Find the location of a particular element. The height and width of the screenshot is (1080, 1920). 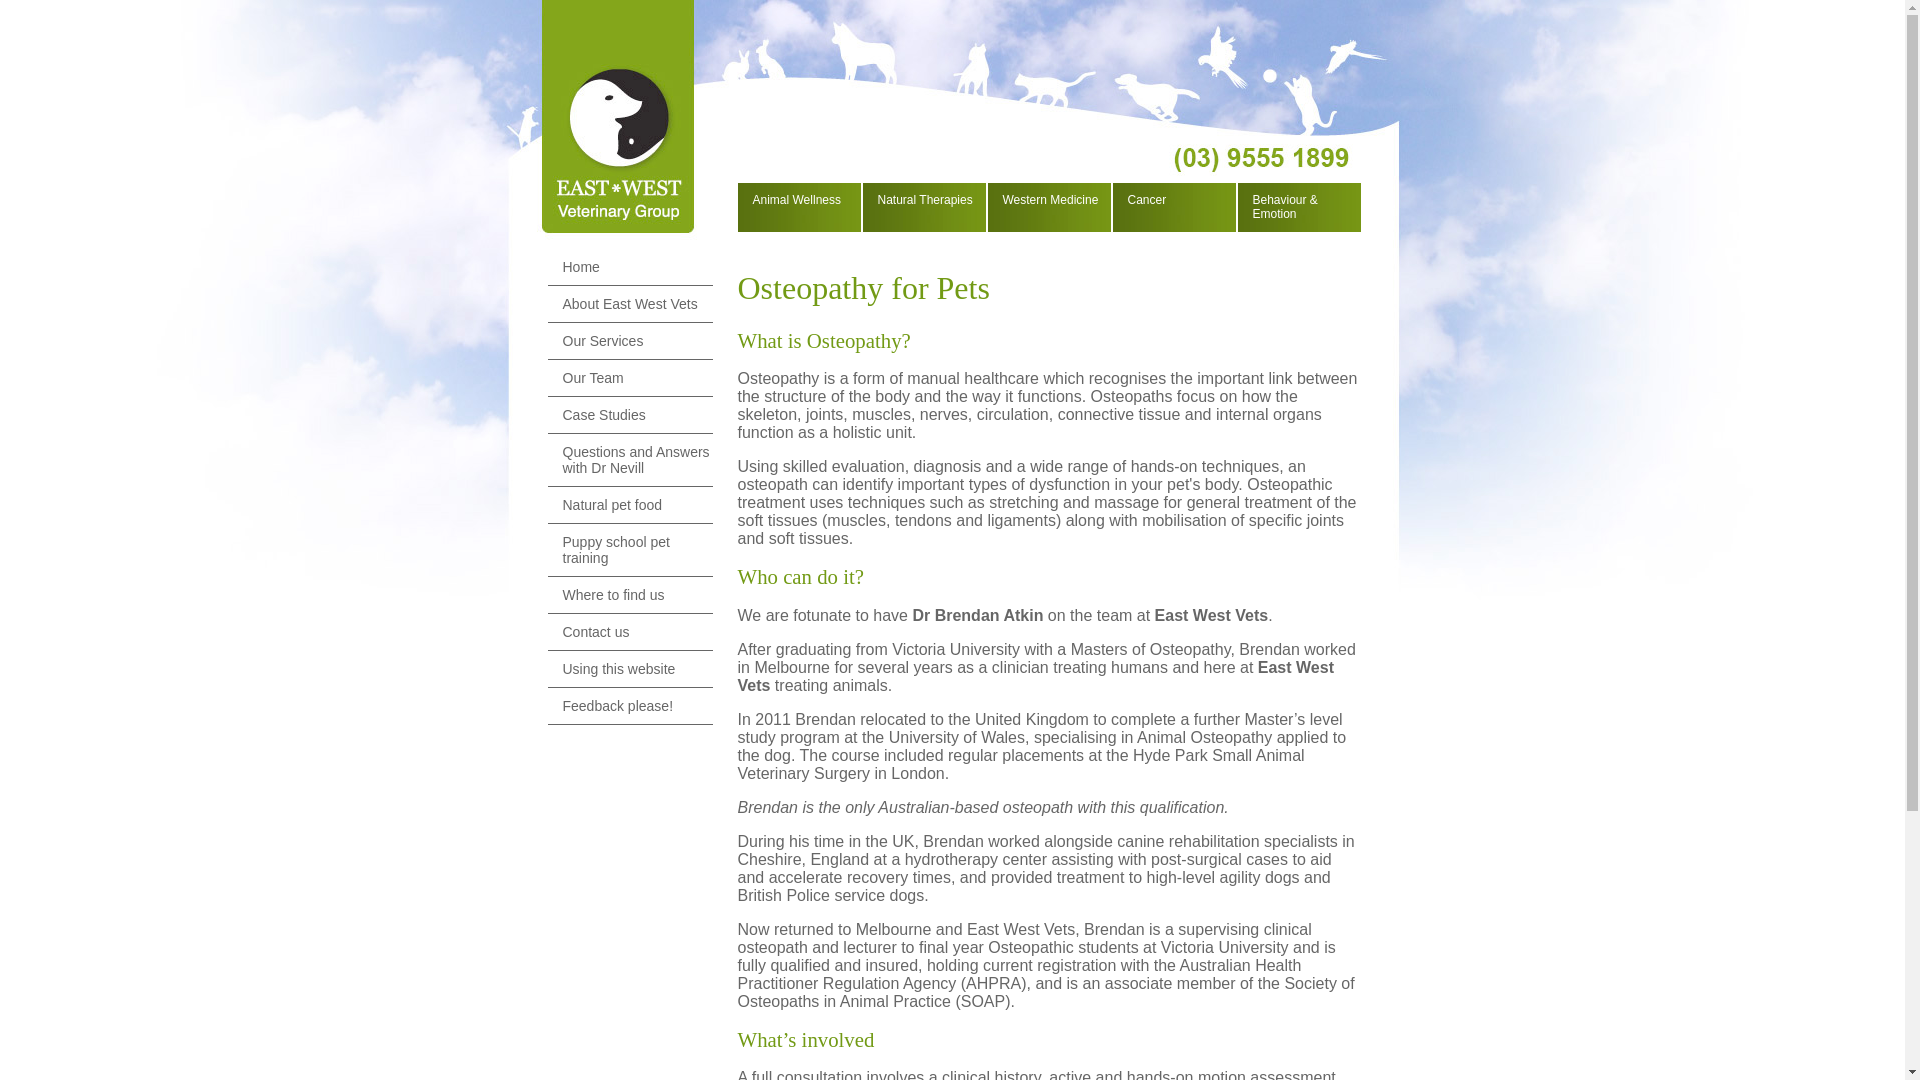

'Our Services' is located at coordinates (629, 340).